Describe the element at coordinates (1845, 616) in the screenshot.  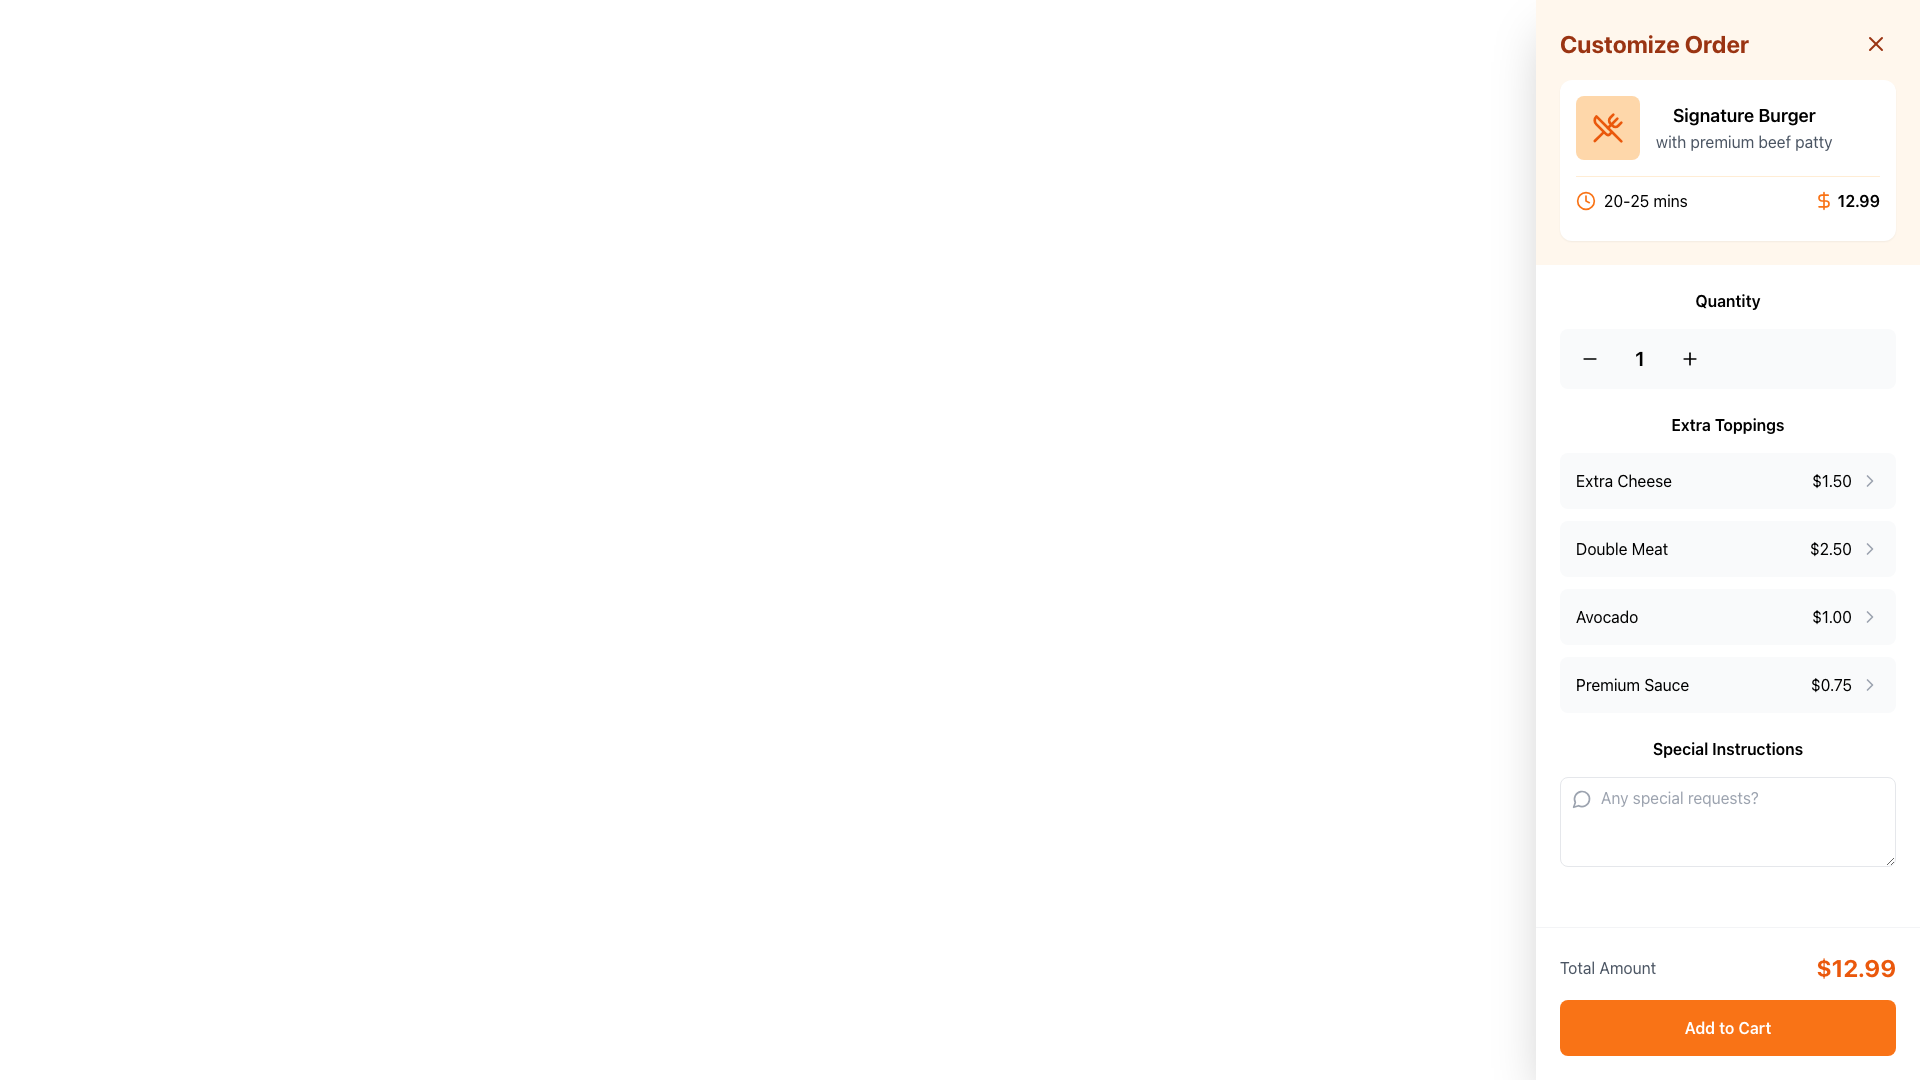
I see `the Price indicator displaying '$1.00' with a right-pointing arrow icon located in the 'Avocado' topping item row under 'Extra Toppings'` at that location.